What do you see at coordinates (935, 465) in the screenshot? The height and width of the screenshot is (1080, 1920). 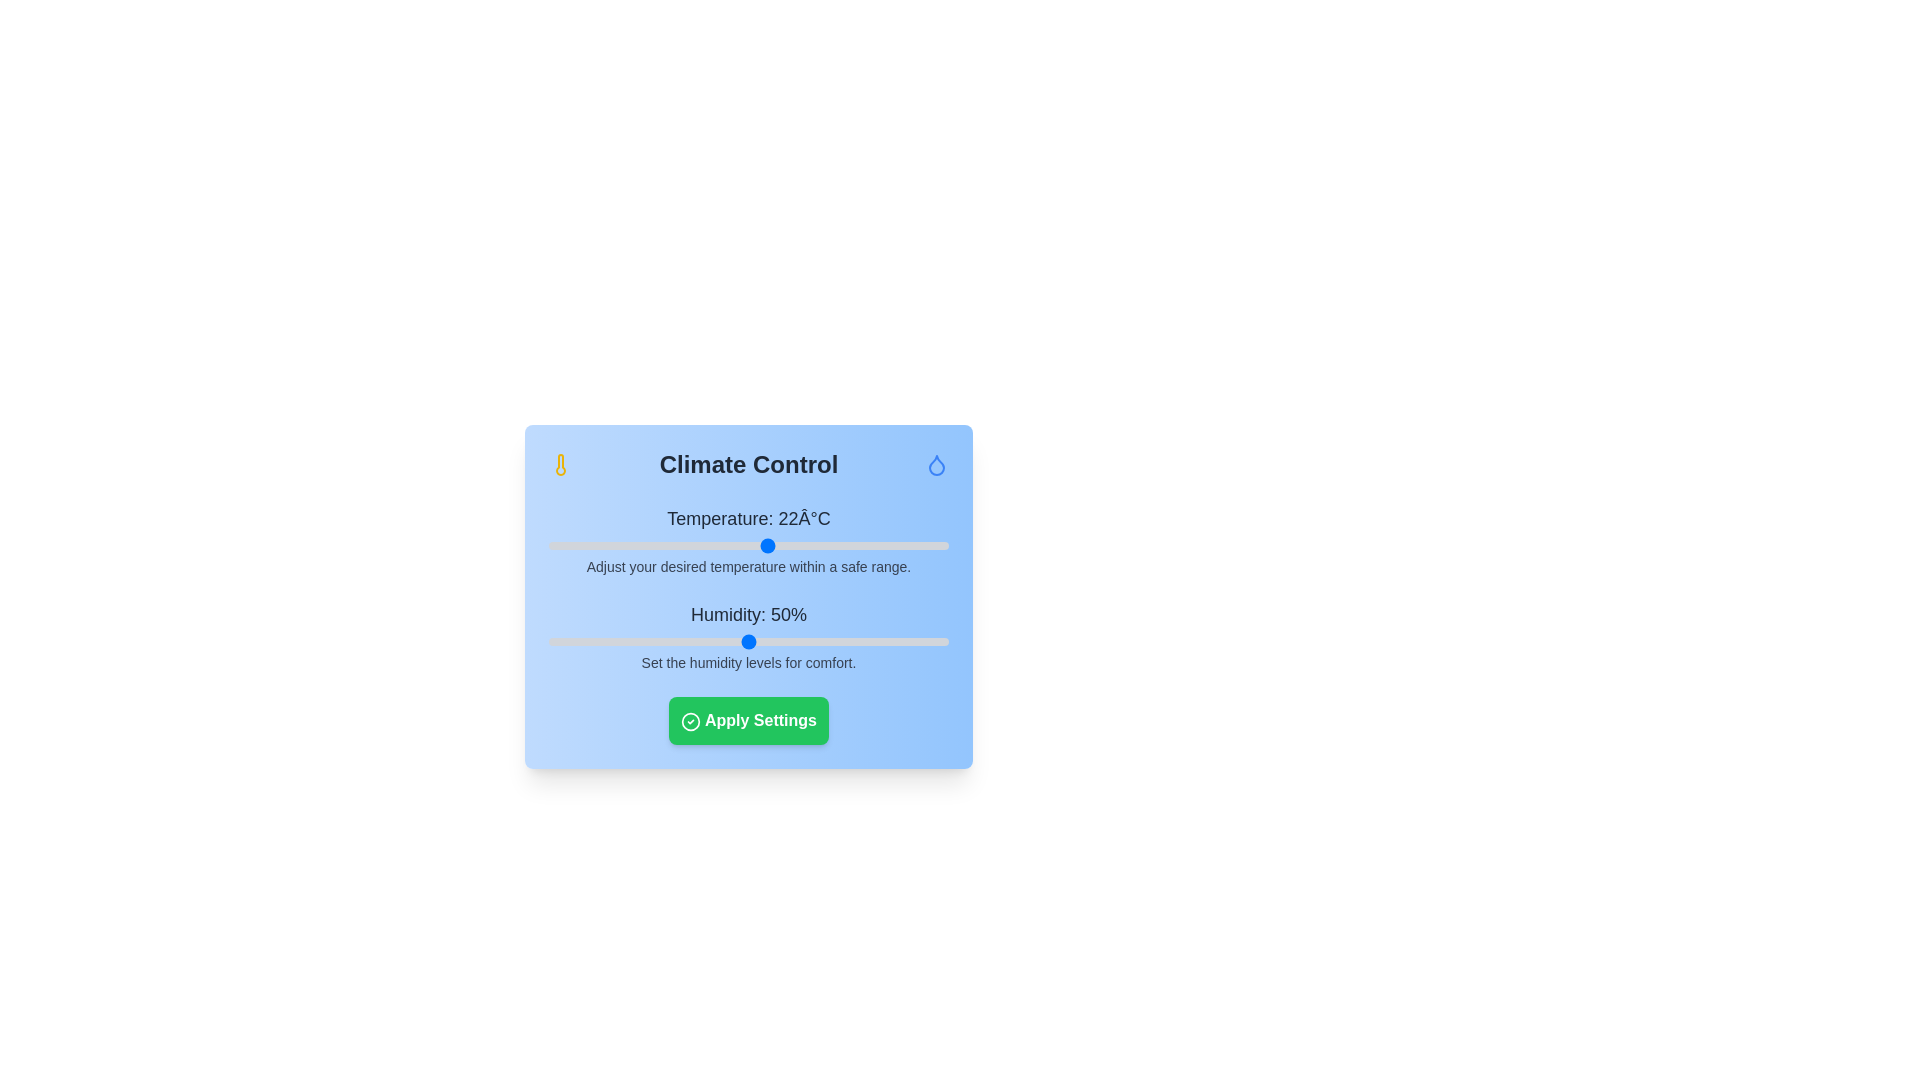 I see `the blue-colored water droplet icon located near the top-right corner of the interface, adjacent to the 'Climate Control' label` at bounding box center [935, 465].